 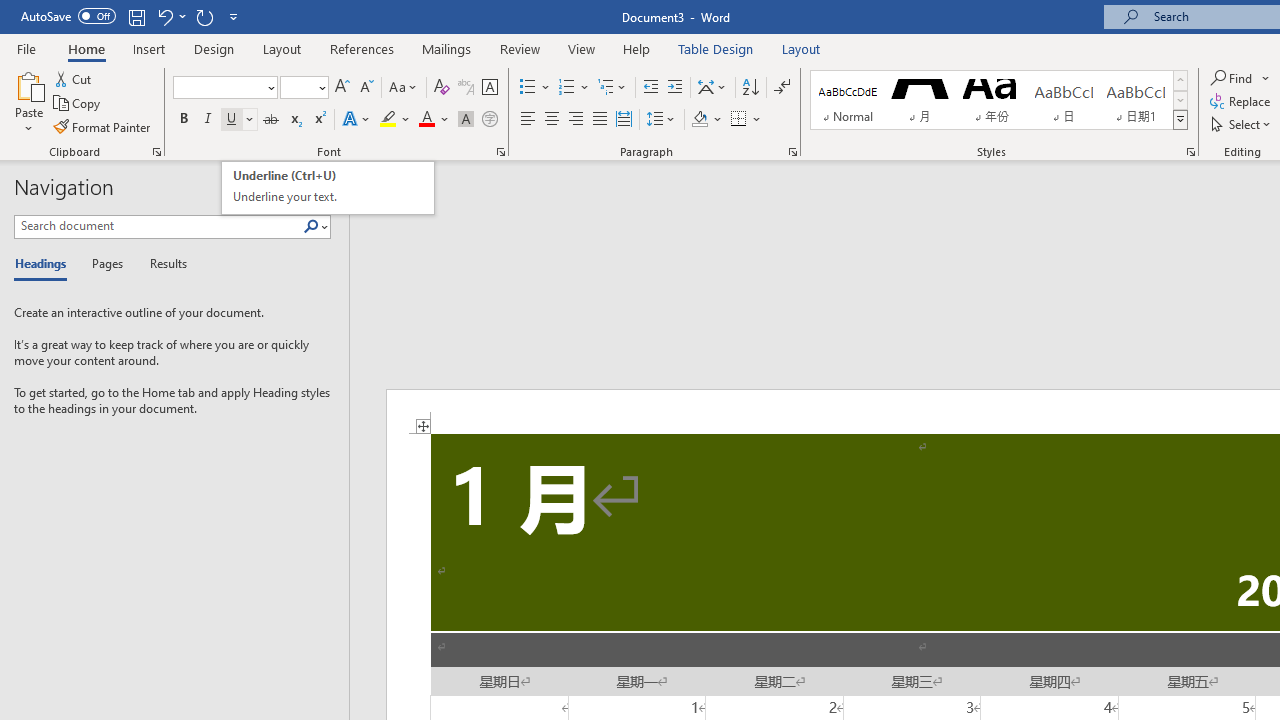 What do you see at coordinates (425, 119) in the screenshot?
I see `'Font Color RGB(255, 0, 0)'` at bounding box center [425, 119].